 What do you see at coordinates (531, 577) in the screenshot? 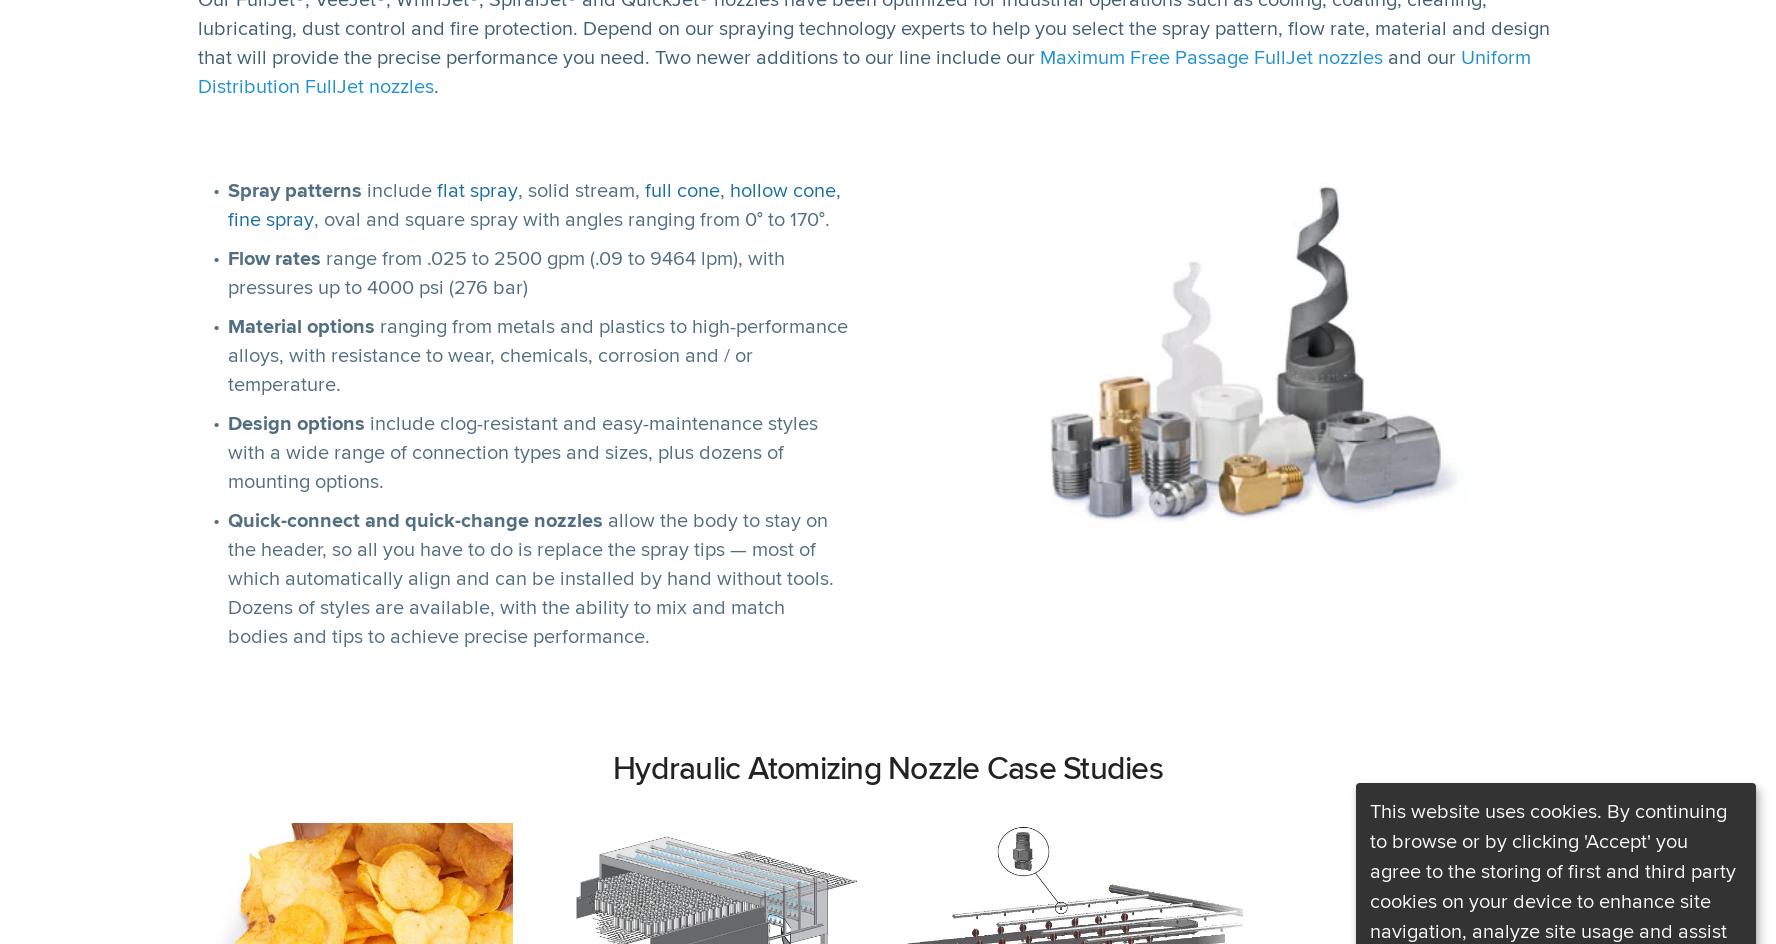
I see `'allow the body to stay on the header, so all you have to do is replace the spray tips — most of which automatically align and can be installed by hand without tools. Dozens of styles are available, with the ability to mix and match bodies and tips to achieve precise performance.'` at bounding box center [531, 577].